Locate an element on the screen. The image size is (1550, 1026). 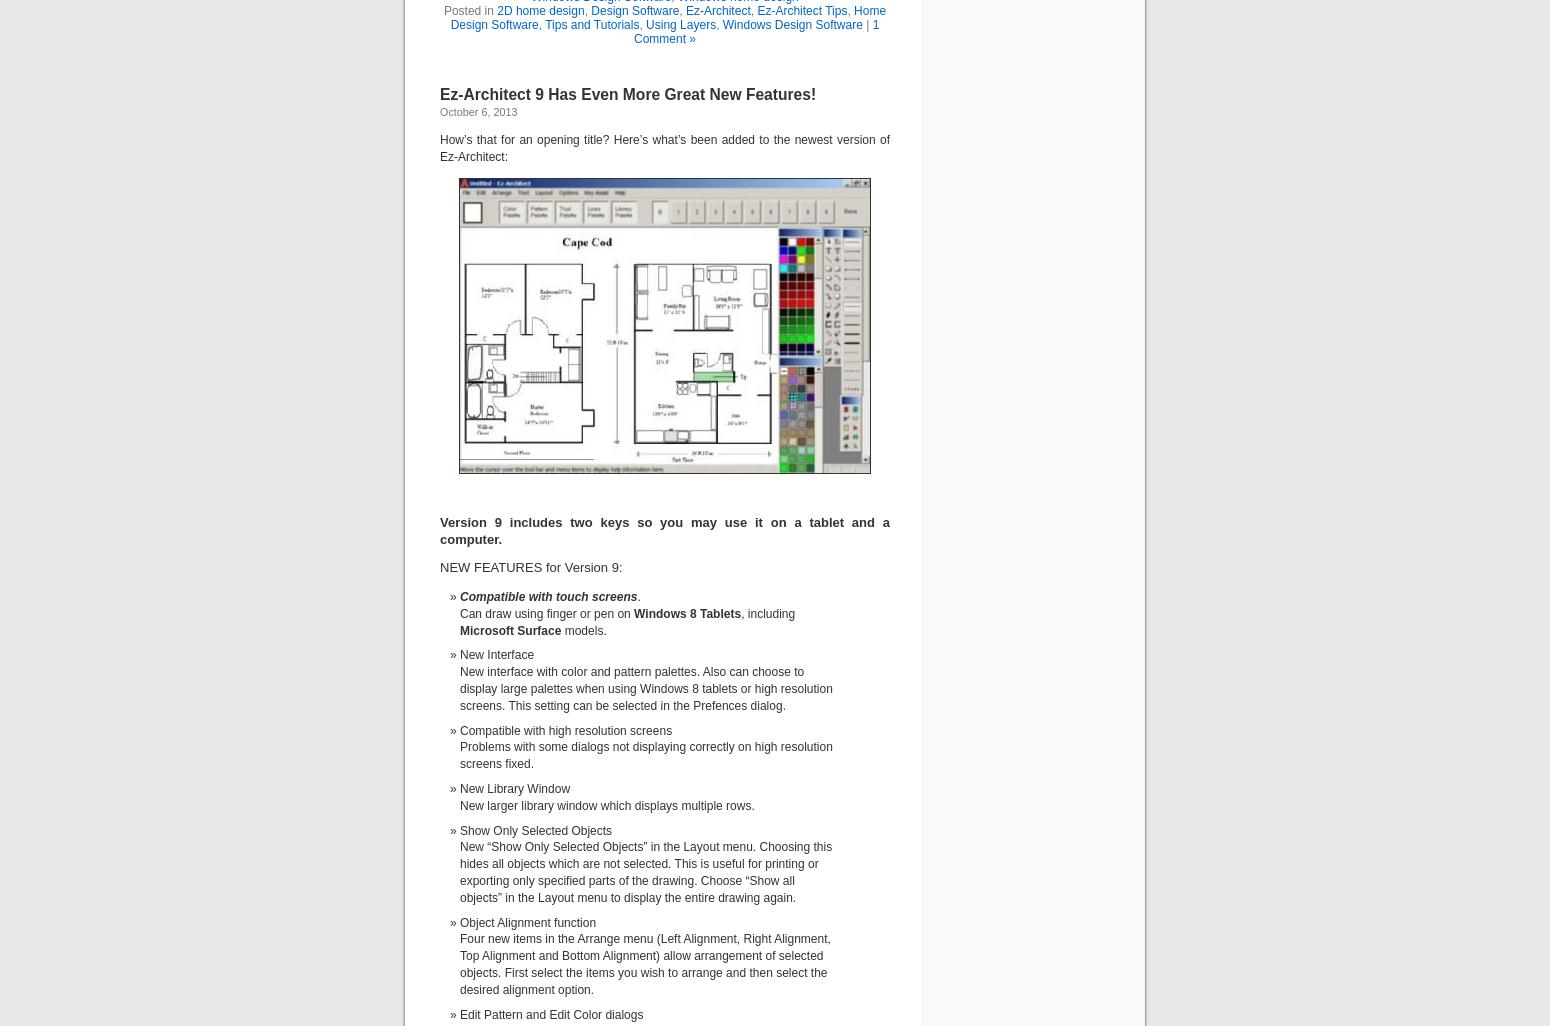
'Four new items in the Arrange menu (Left Alignment, Right Alignment, Top Alignment and Bottom Alignment) allow arrangement of selected objects. First select the items you wish to arrange and then select the desired alignment option.' is located at coordinates (643, 964).